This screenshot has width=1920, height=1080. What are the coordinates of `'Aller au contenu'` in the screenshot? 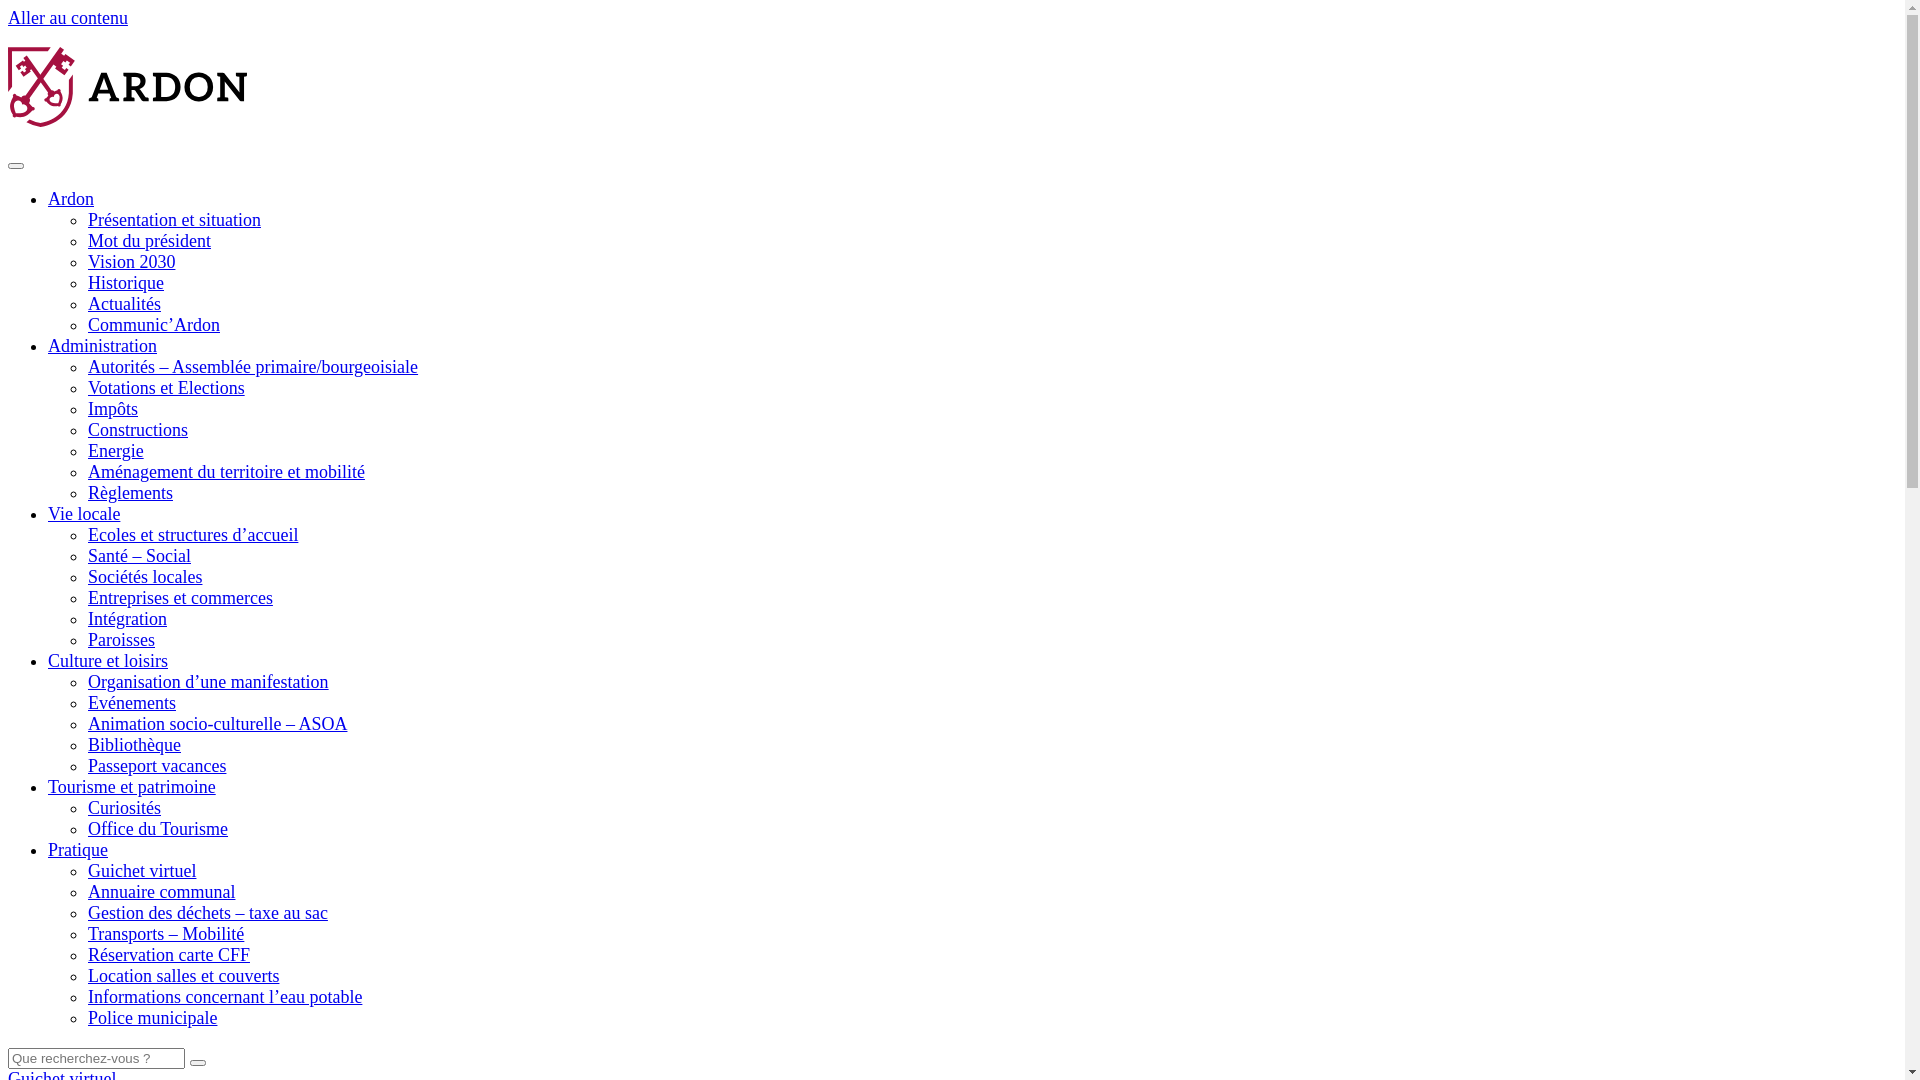 It's located at (67, 18).